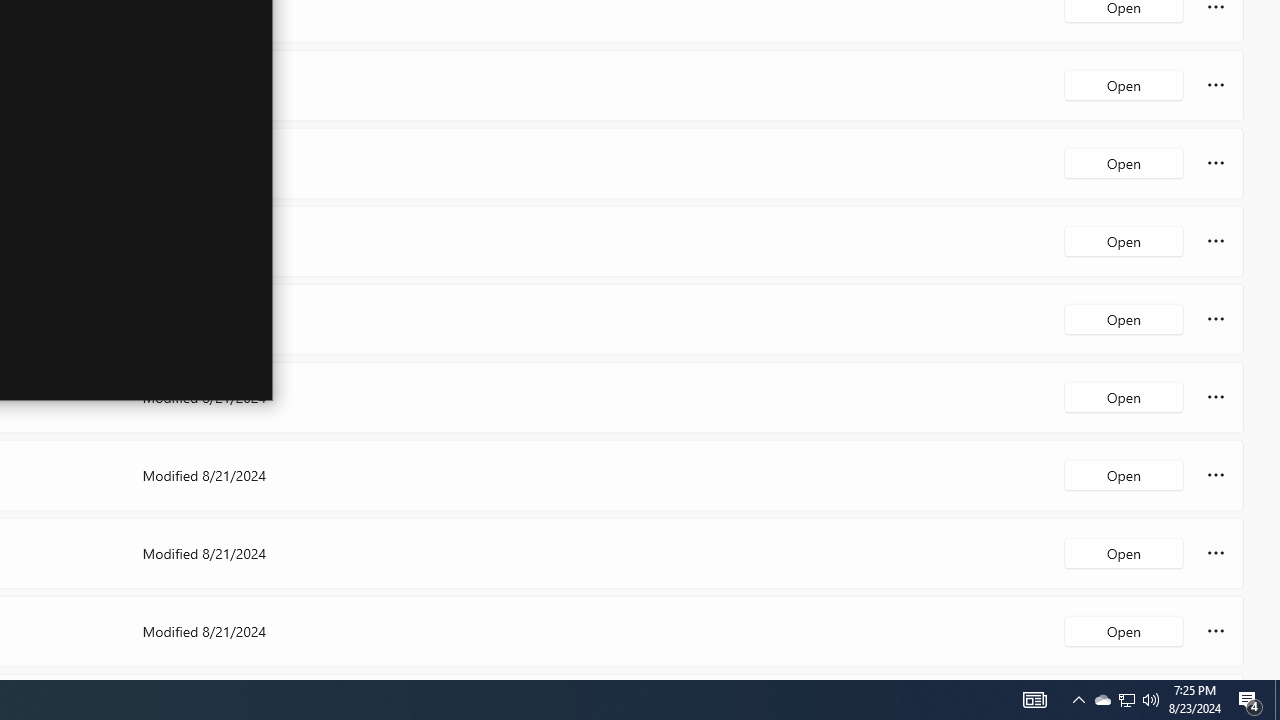 The height and width of the screenshot is (720, 1280). Describe the element at coordinates (1127, 698) in the screenshot. I see `'Q2790: 100%'` at that location.